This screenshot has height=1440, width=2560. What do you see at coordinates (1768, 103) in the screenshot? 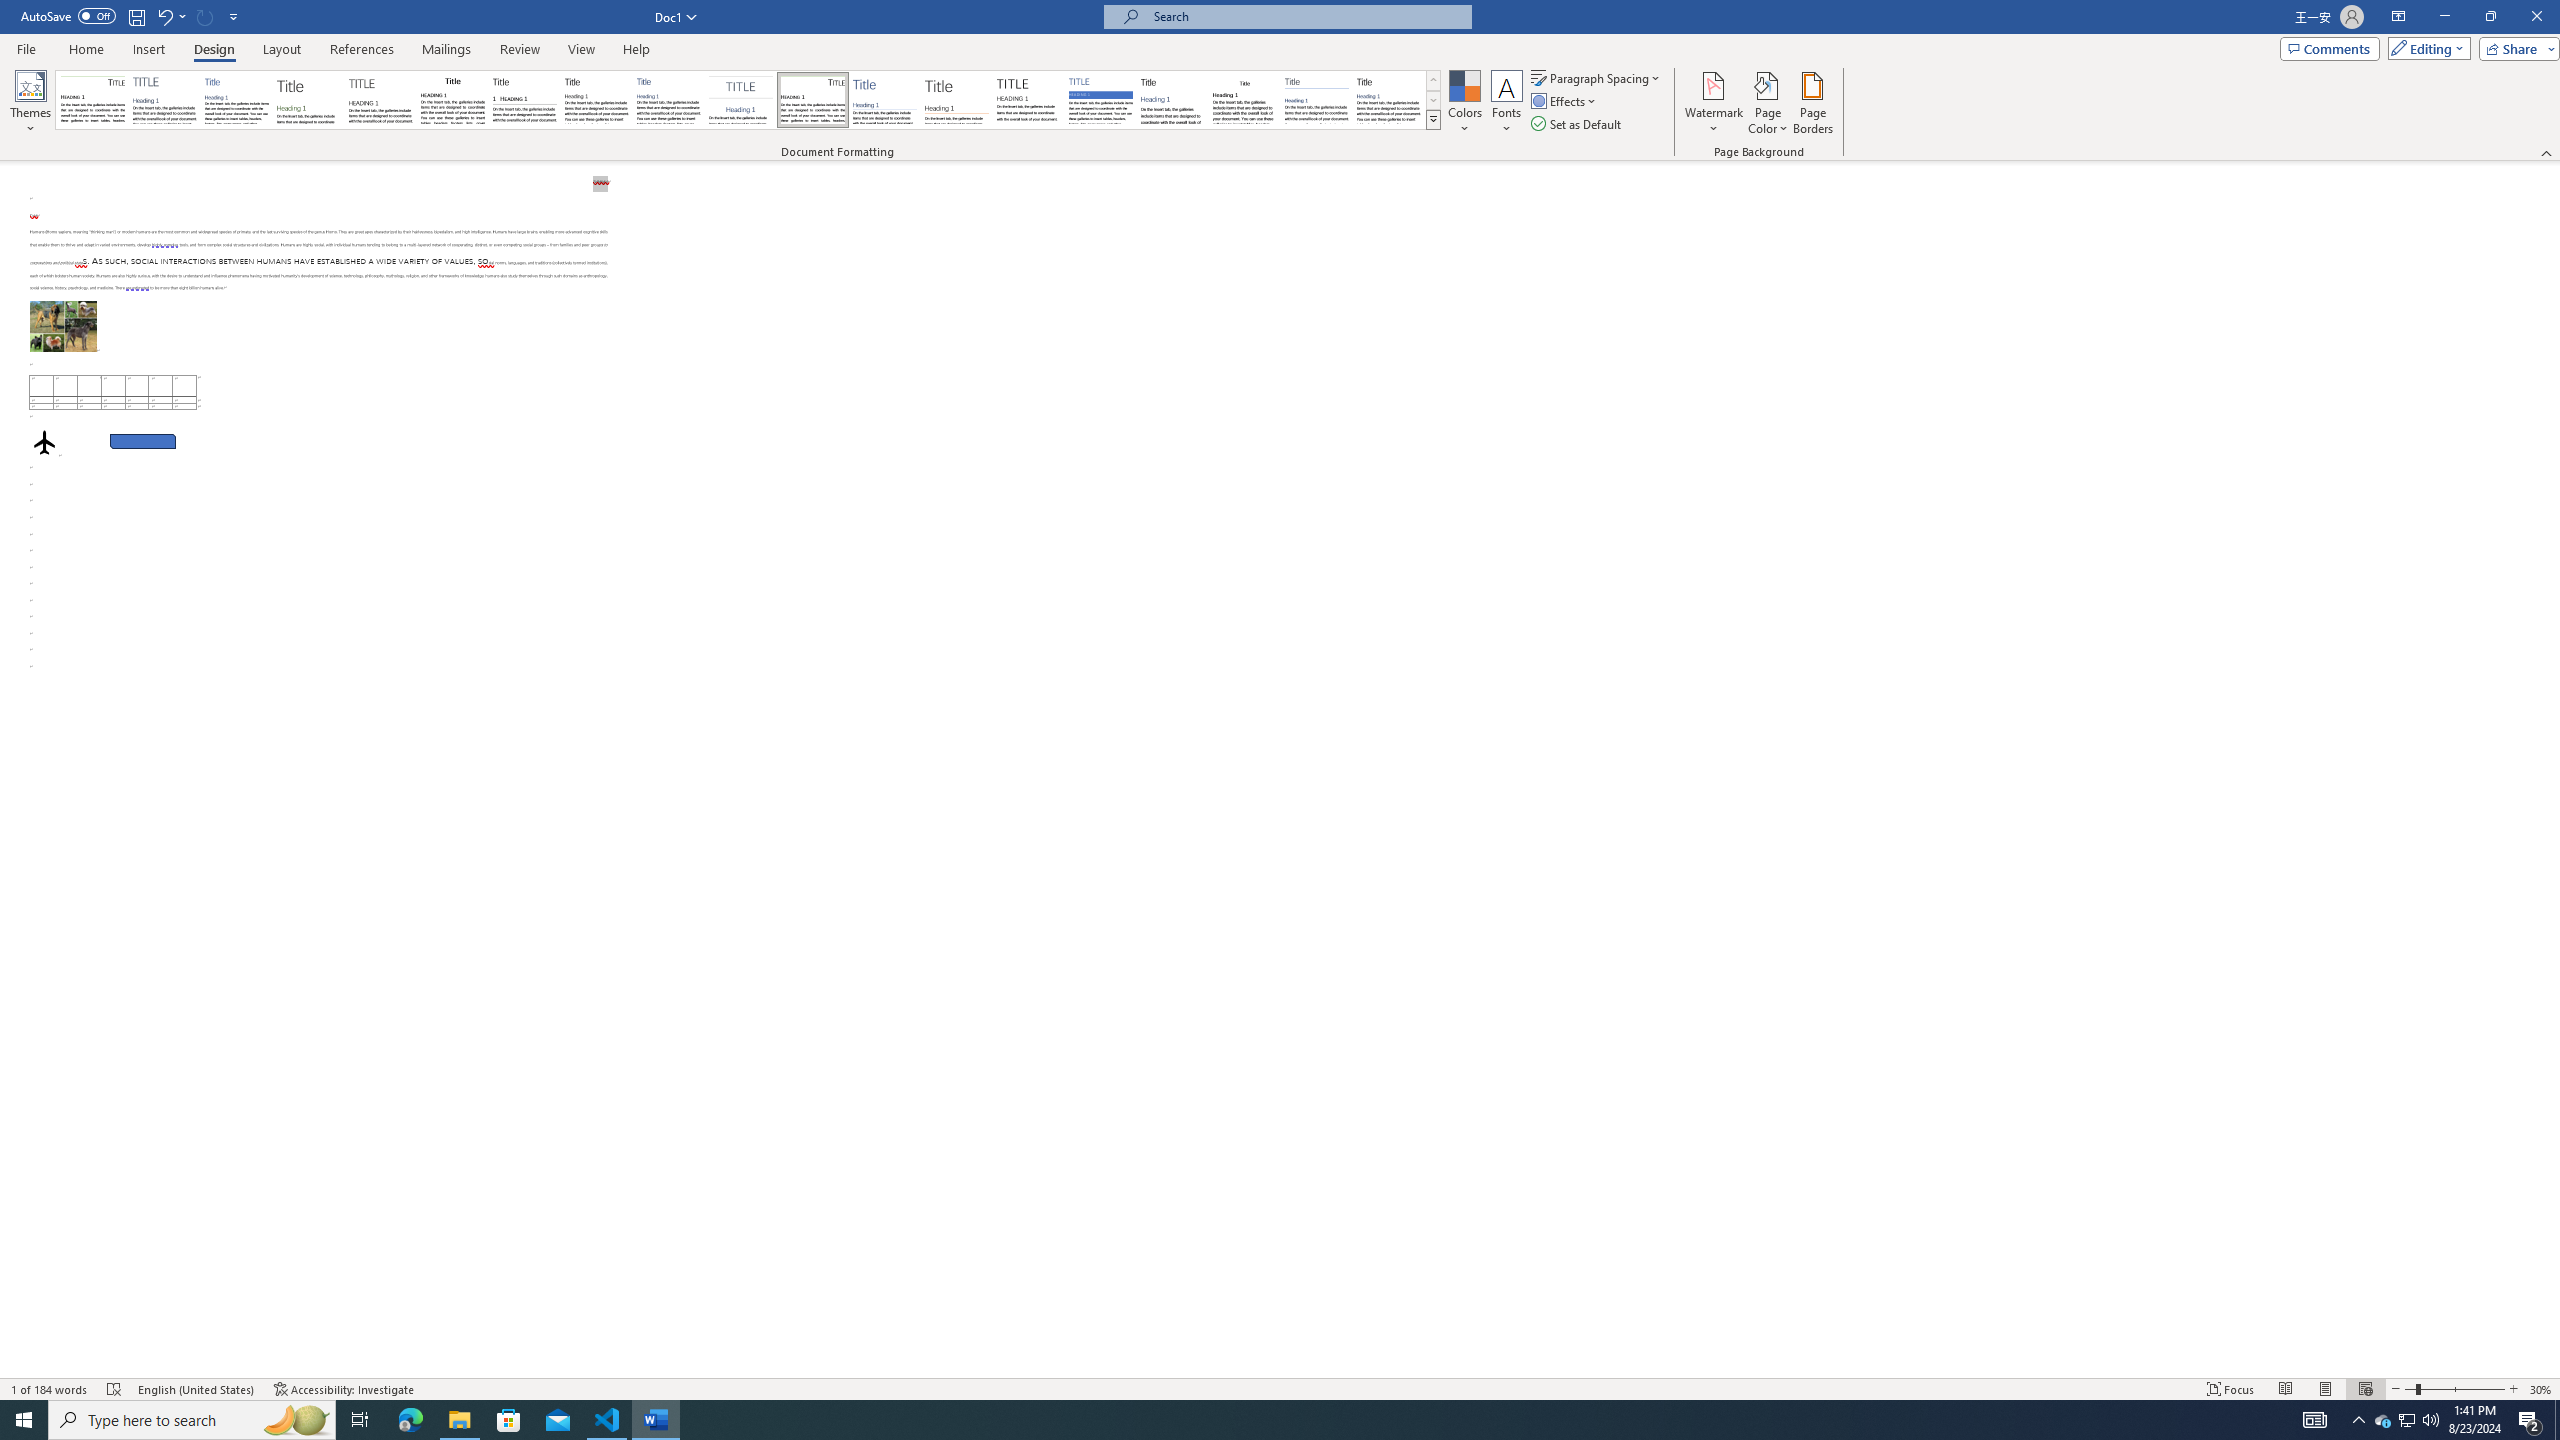
I see `'Page Color'` at bounding box center [1768, 103].